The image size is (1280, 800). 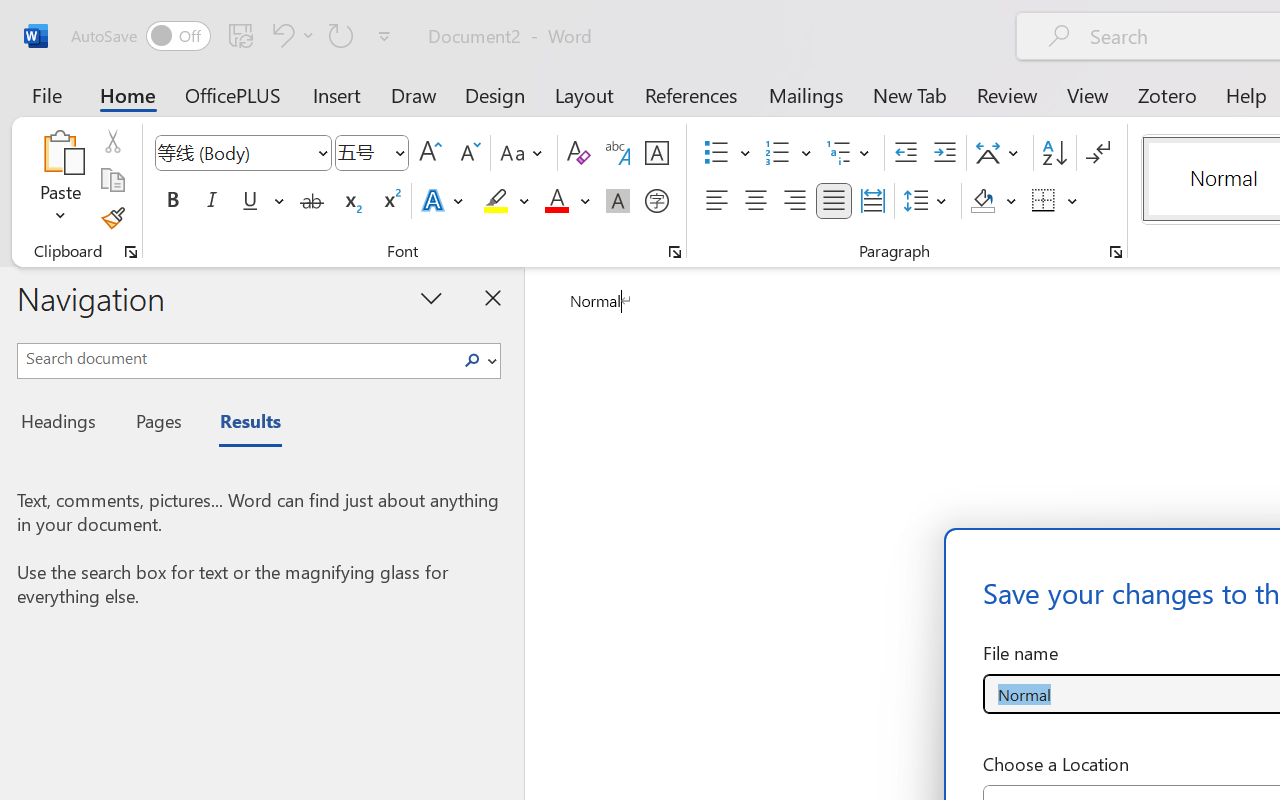 What do you see at coordinates (806, 94) in the screenshot?
I see `'Mailings'` at bounding box center [806, 94].